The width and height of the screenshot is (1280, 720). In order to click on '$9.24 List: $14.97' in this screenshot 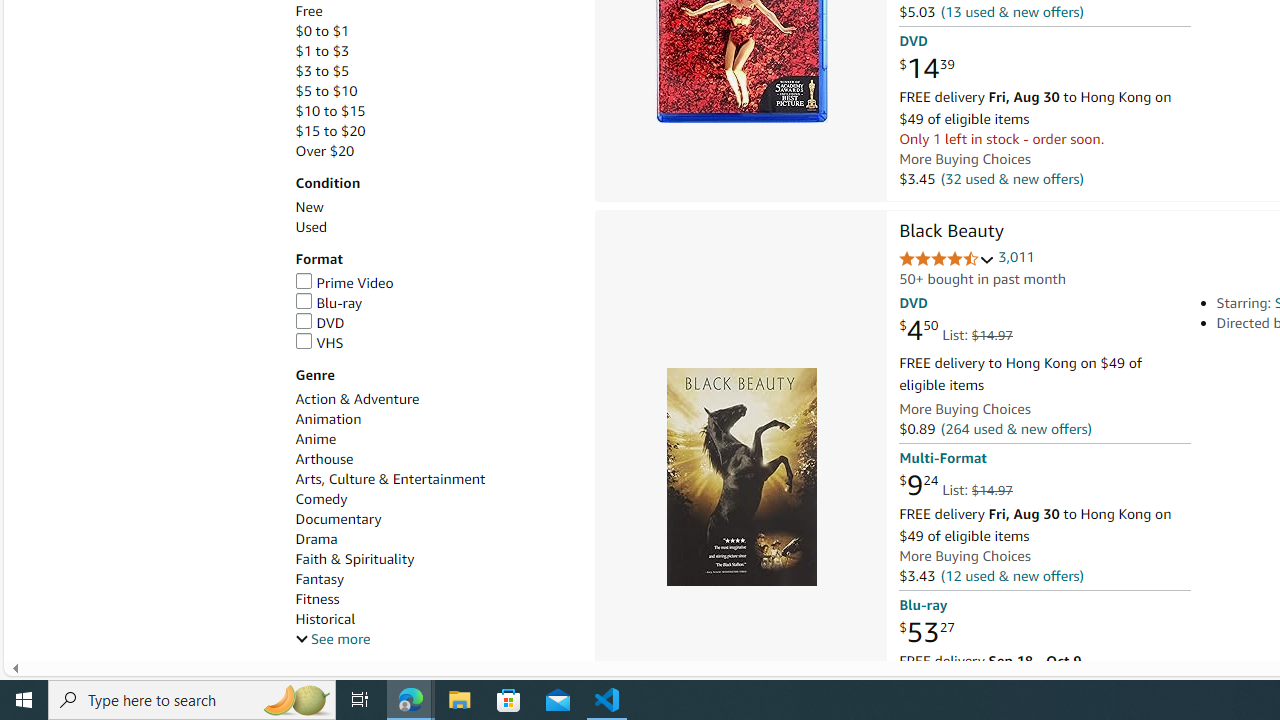, I will do `click(954, 486)`.